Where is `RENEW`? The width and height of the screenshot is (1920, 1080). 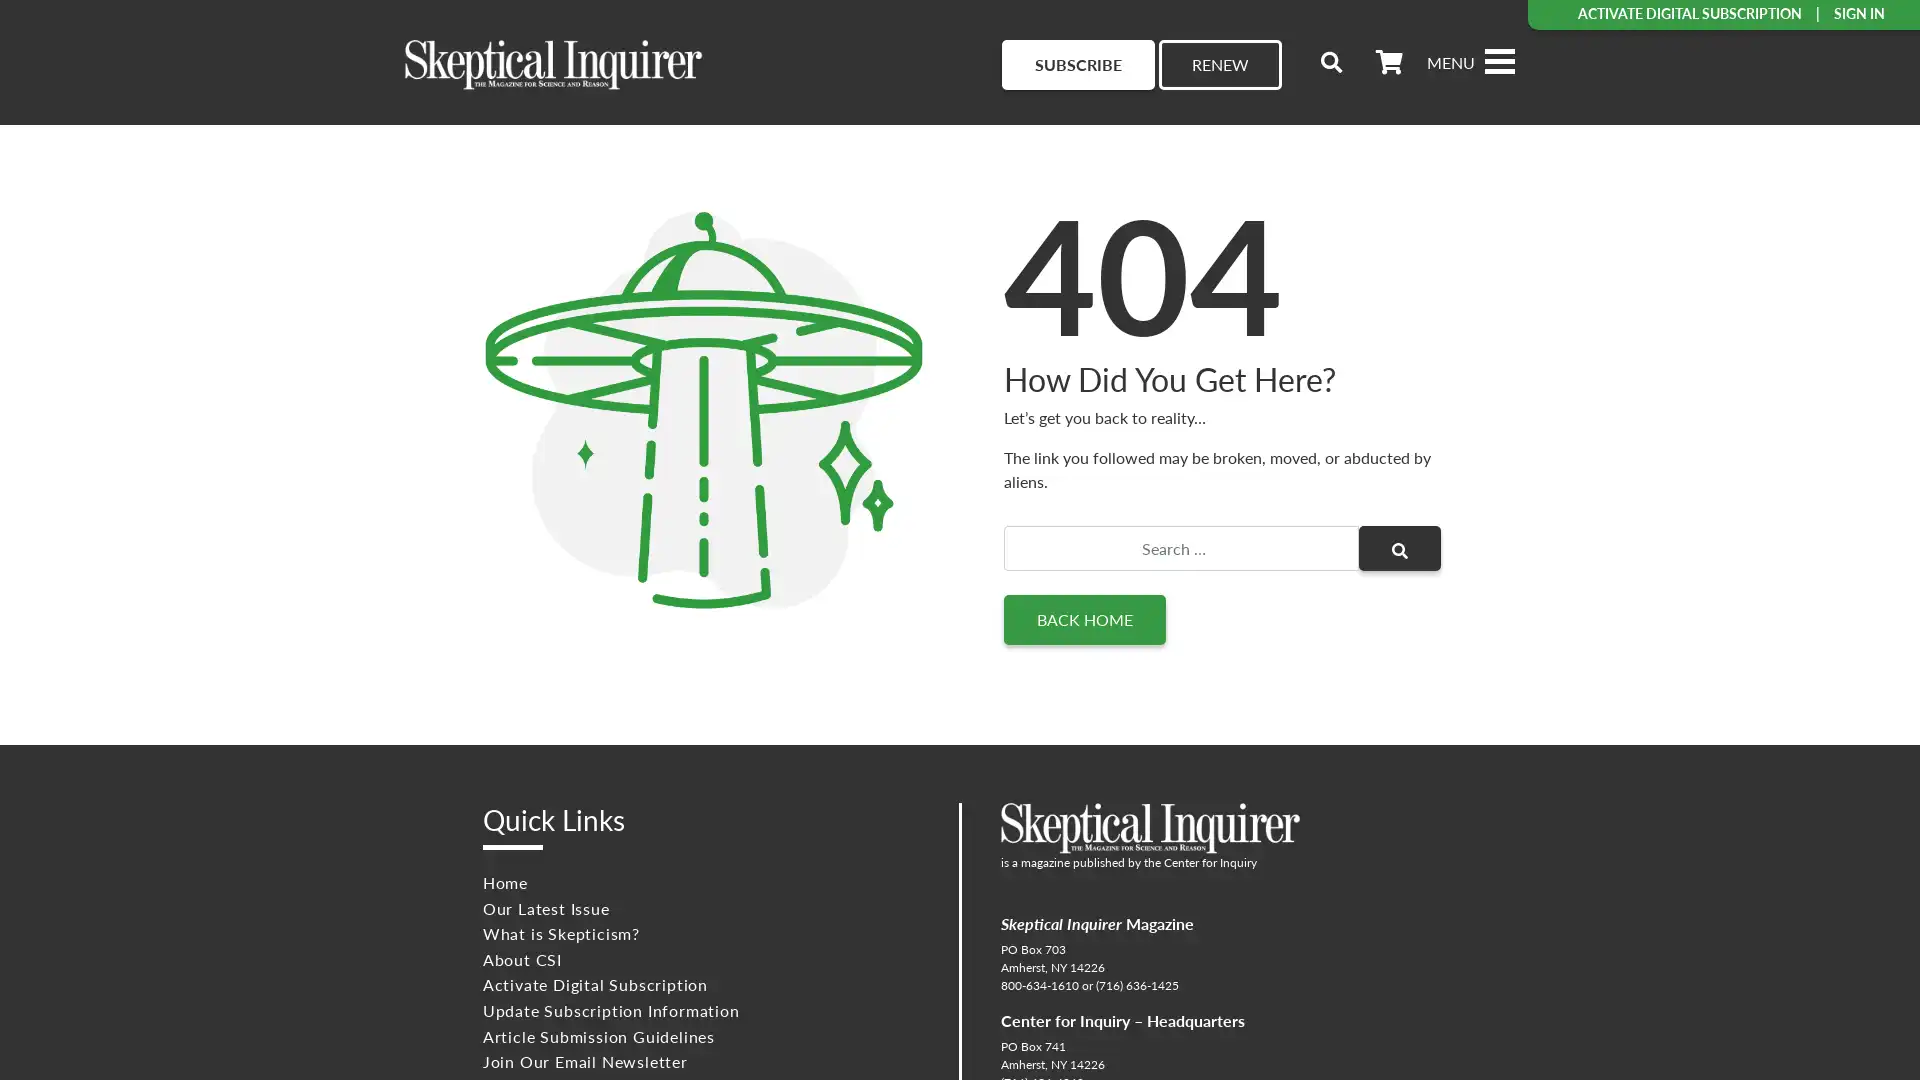 RENEW is located at coordinates (1219, 64).